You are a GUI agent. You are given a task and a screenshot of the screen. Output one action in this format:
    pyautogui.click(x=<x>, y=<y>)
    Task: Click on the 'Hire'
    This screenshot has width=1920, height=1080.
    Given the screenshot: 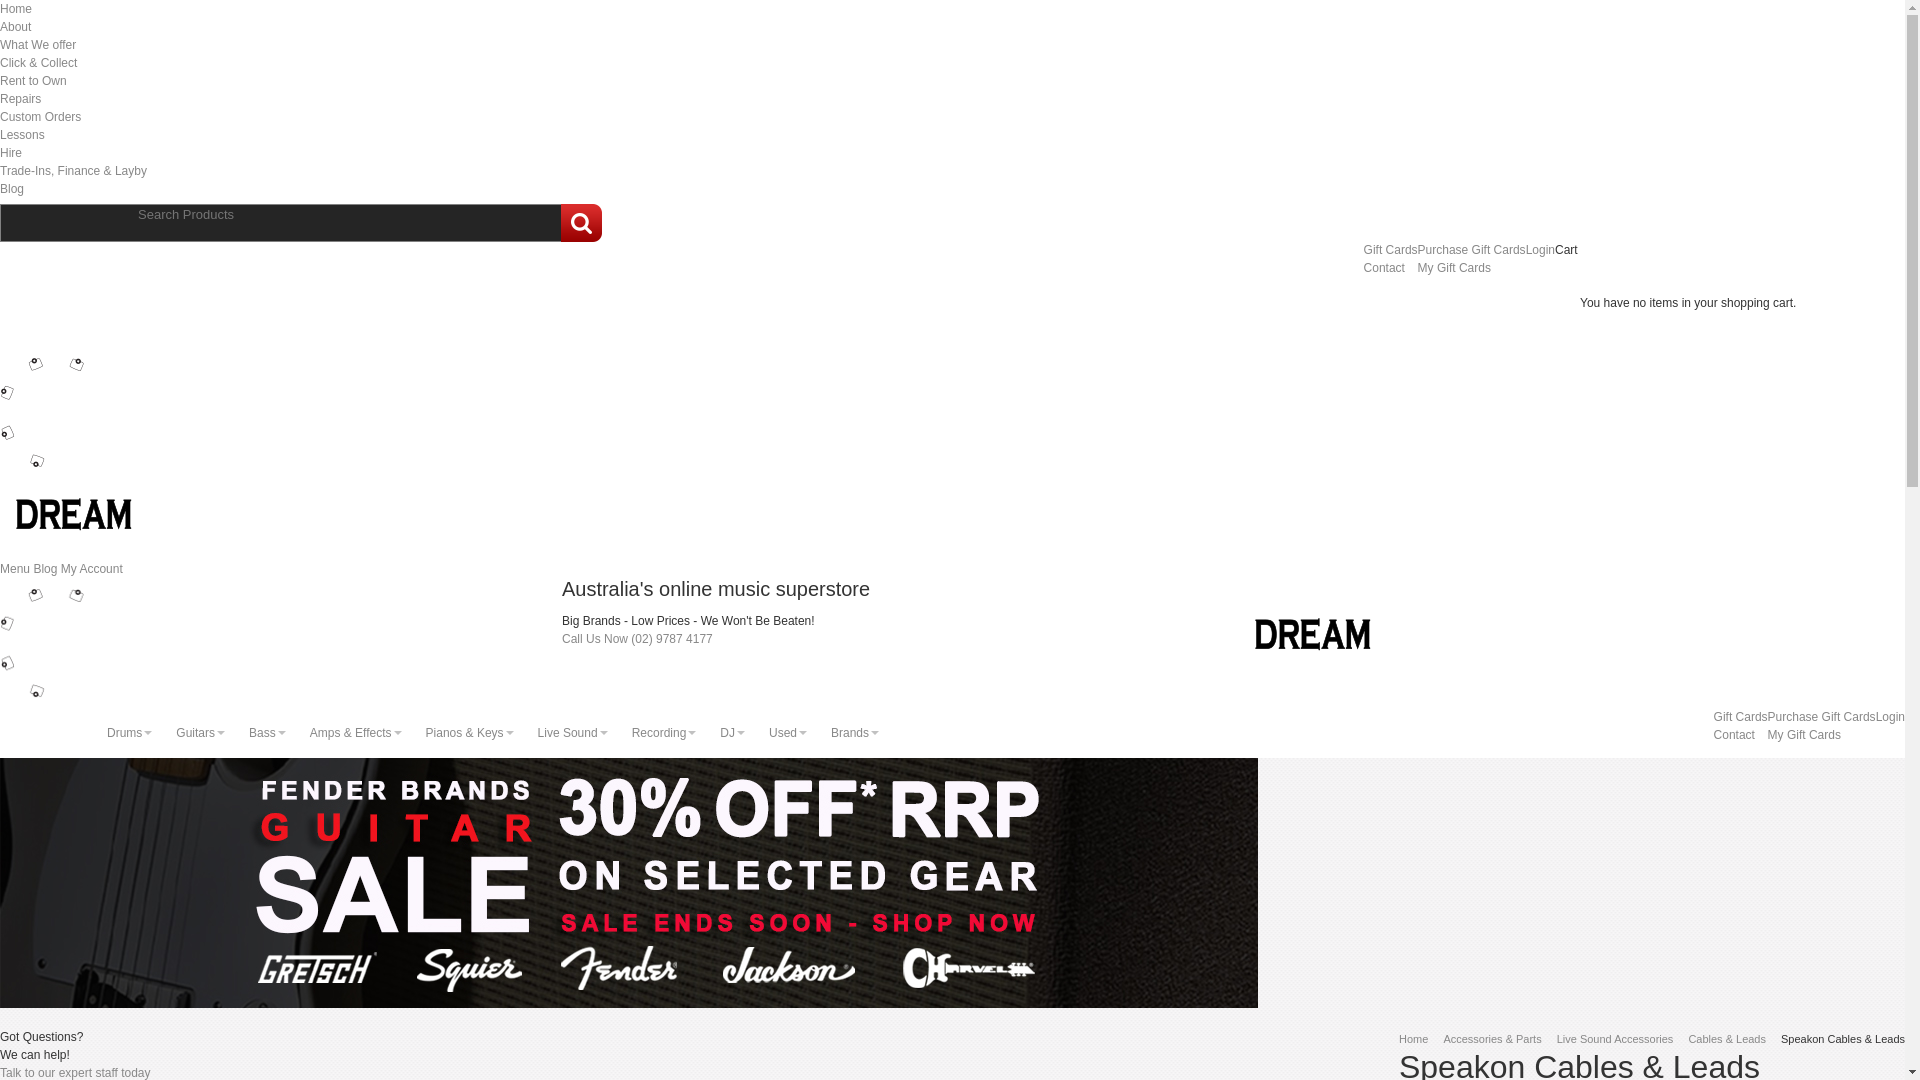 What is the action you would take?
    pyautogui.click(x=10, y=152)
    